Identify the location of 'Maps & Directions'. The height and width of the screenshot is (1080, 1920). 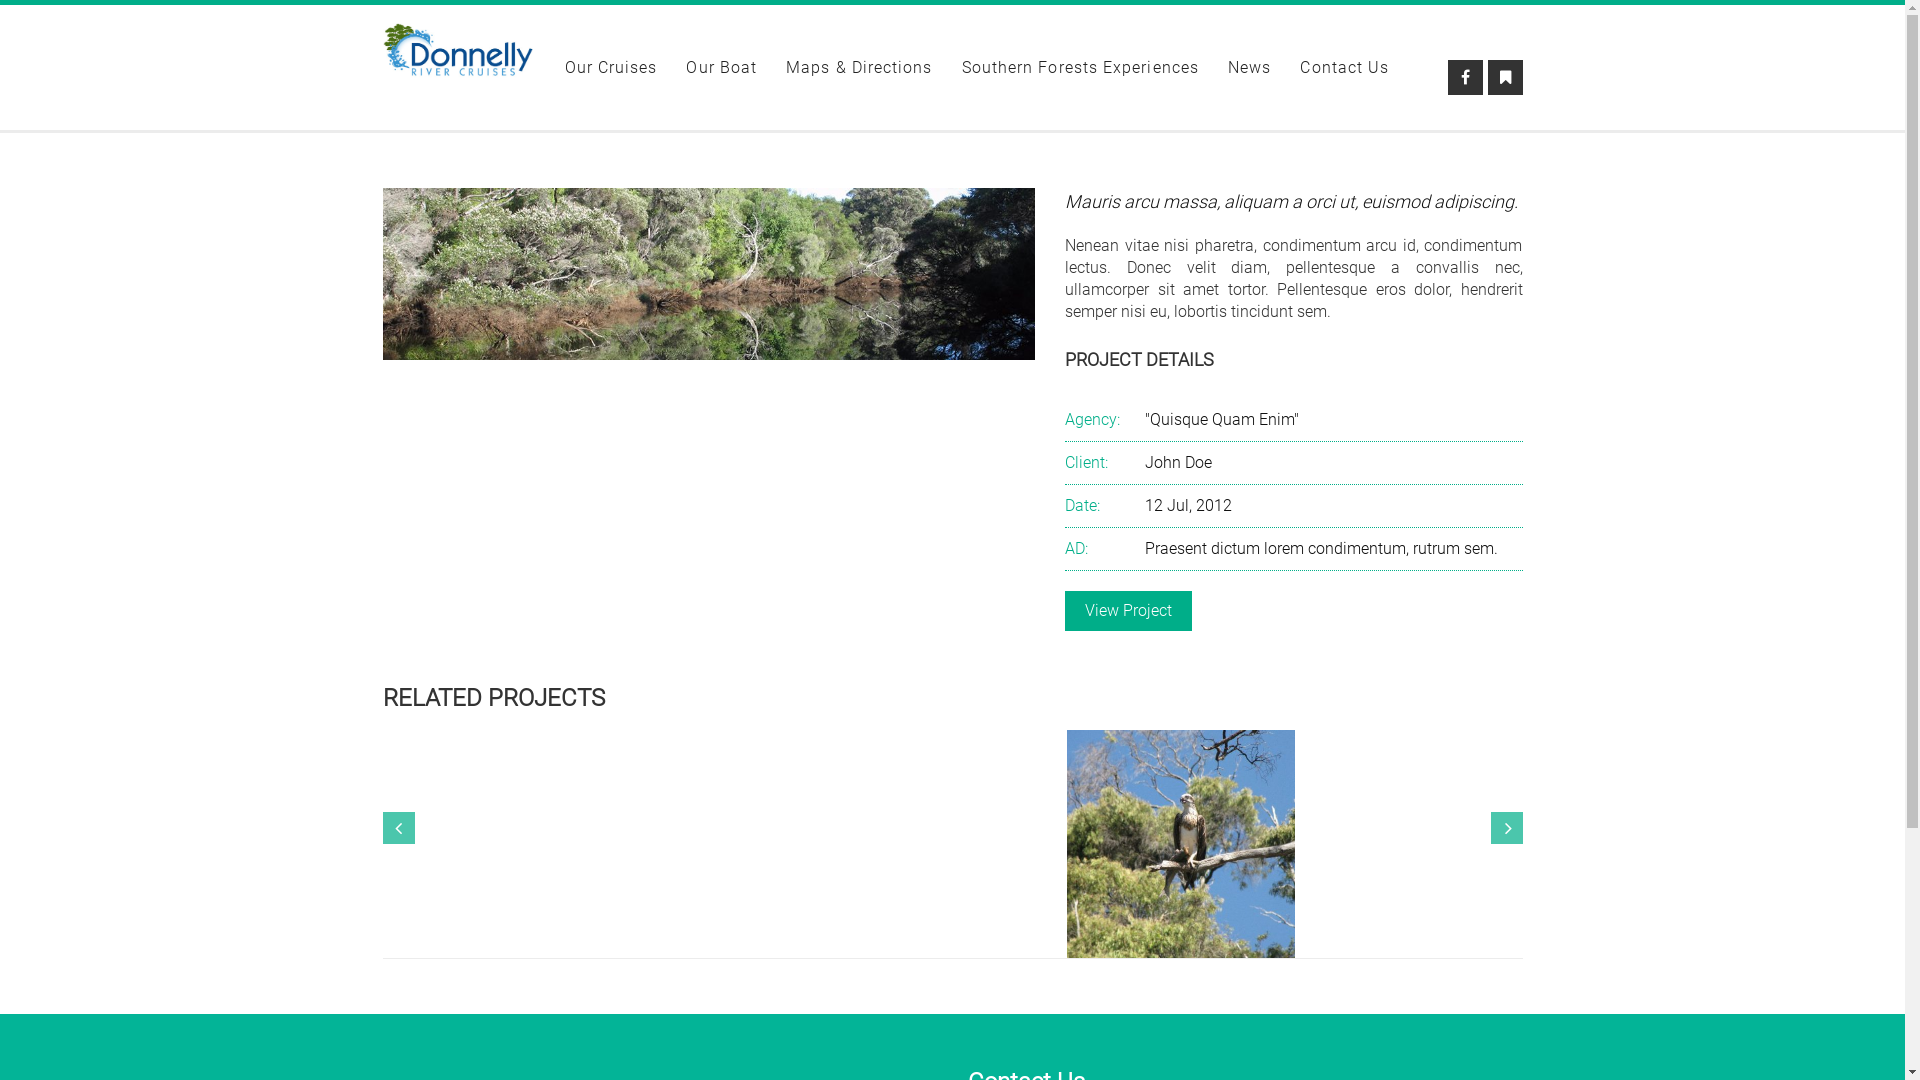
(859, 68).